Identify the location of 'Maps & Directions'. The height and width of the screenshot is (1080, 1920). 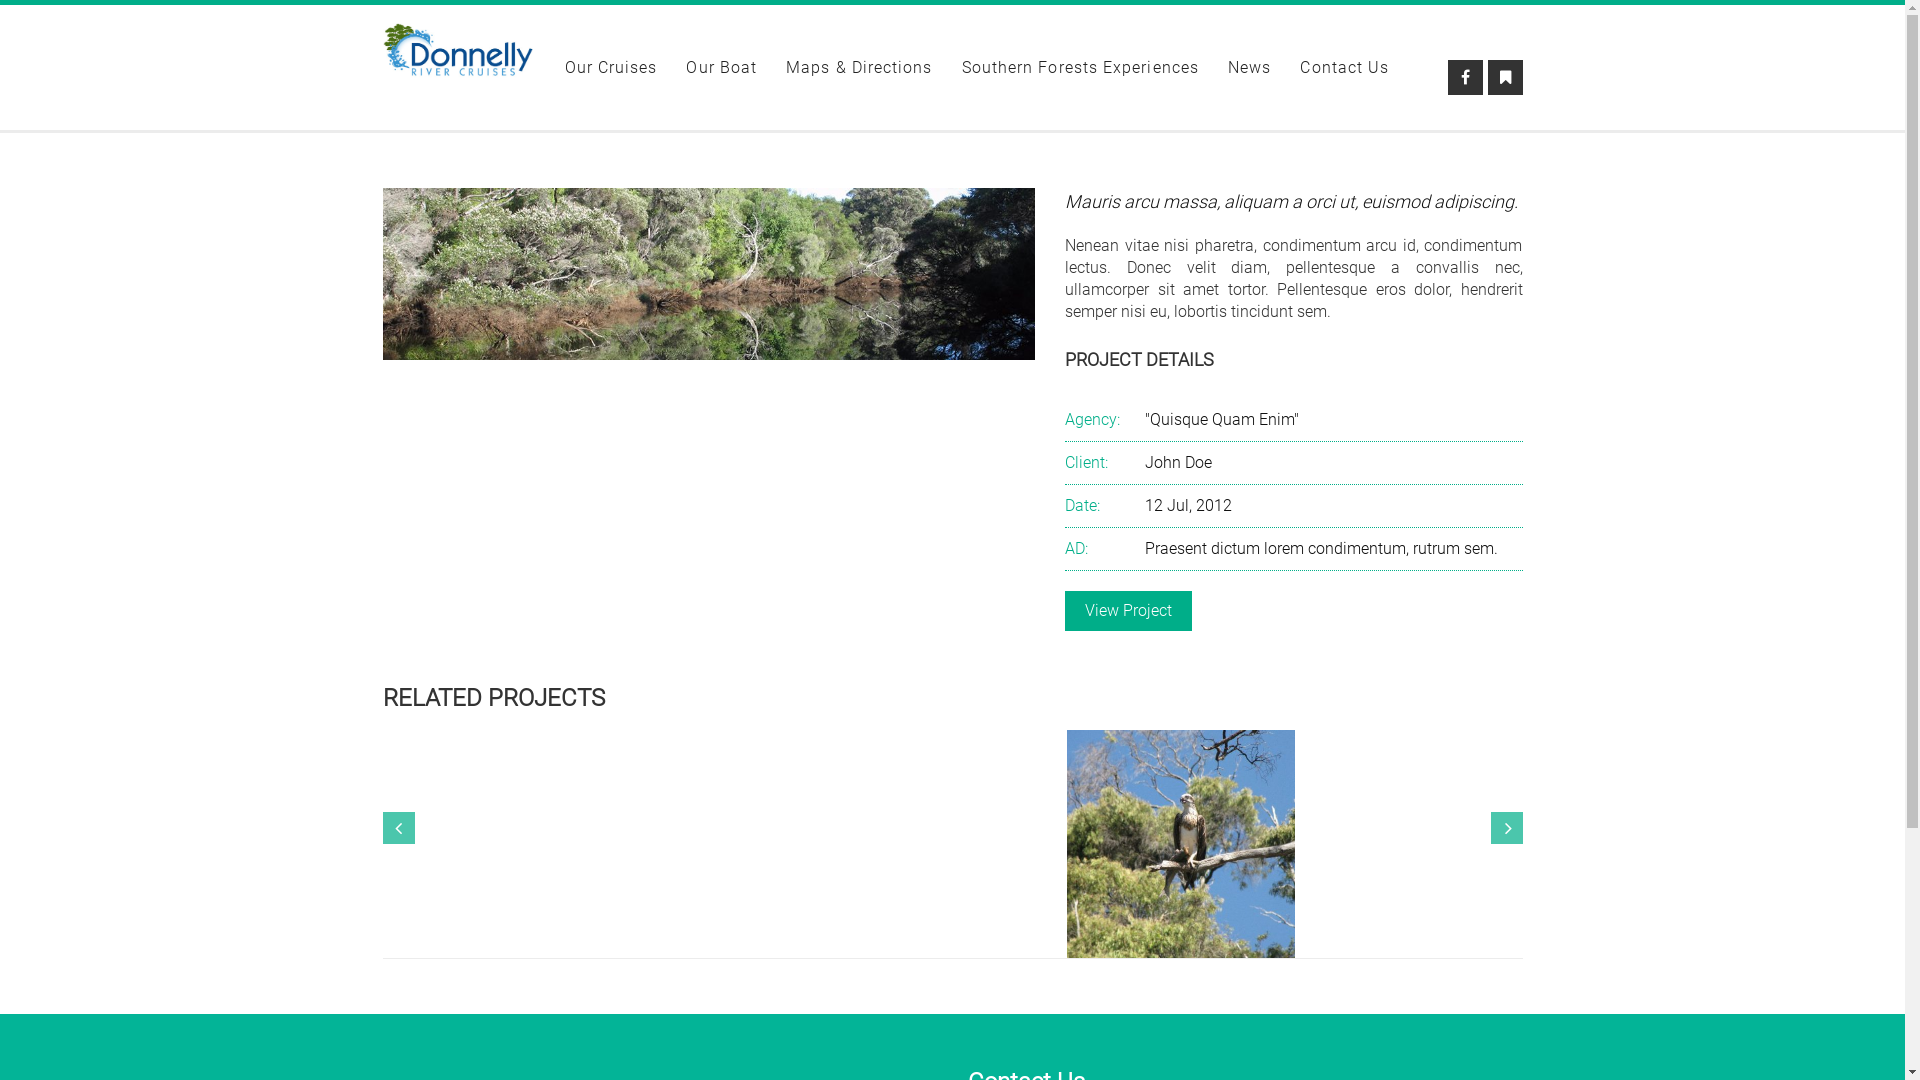
(859, 68).